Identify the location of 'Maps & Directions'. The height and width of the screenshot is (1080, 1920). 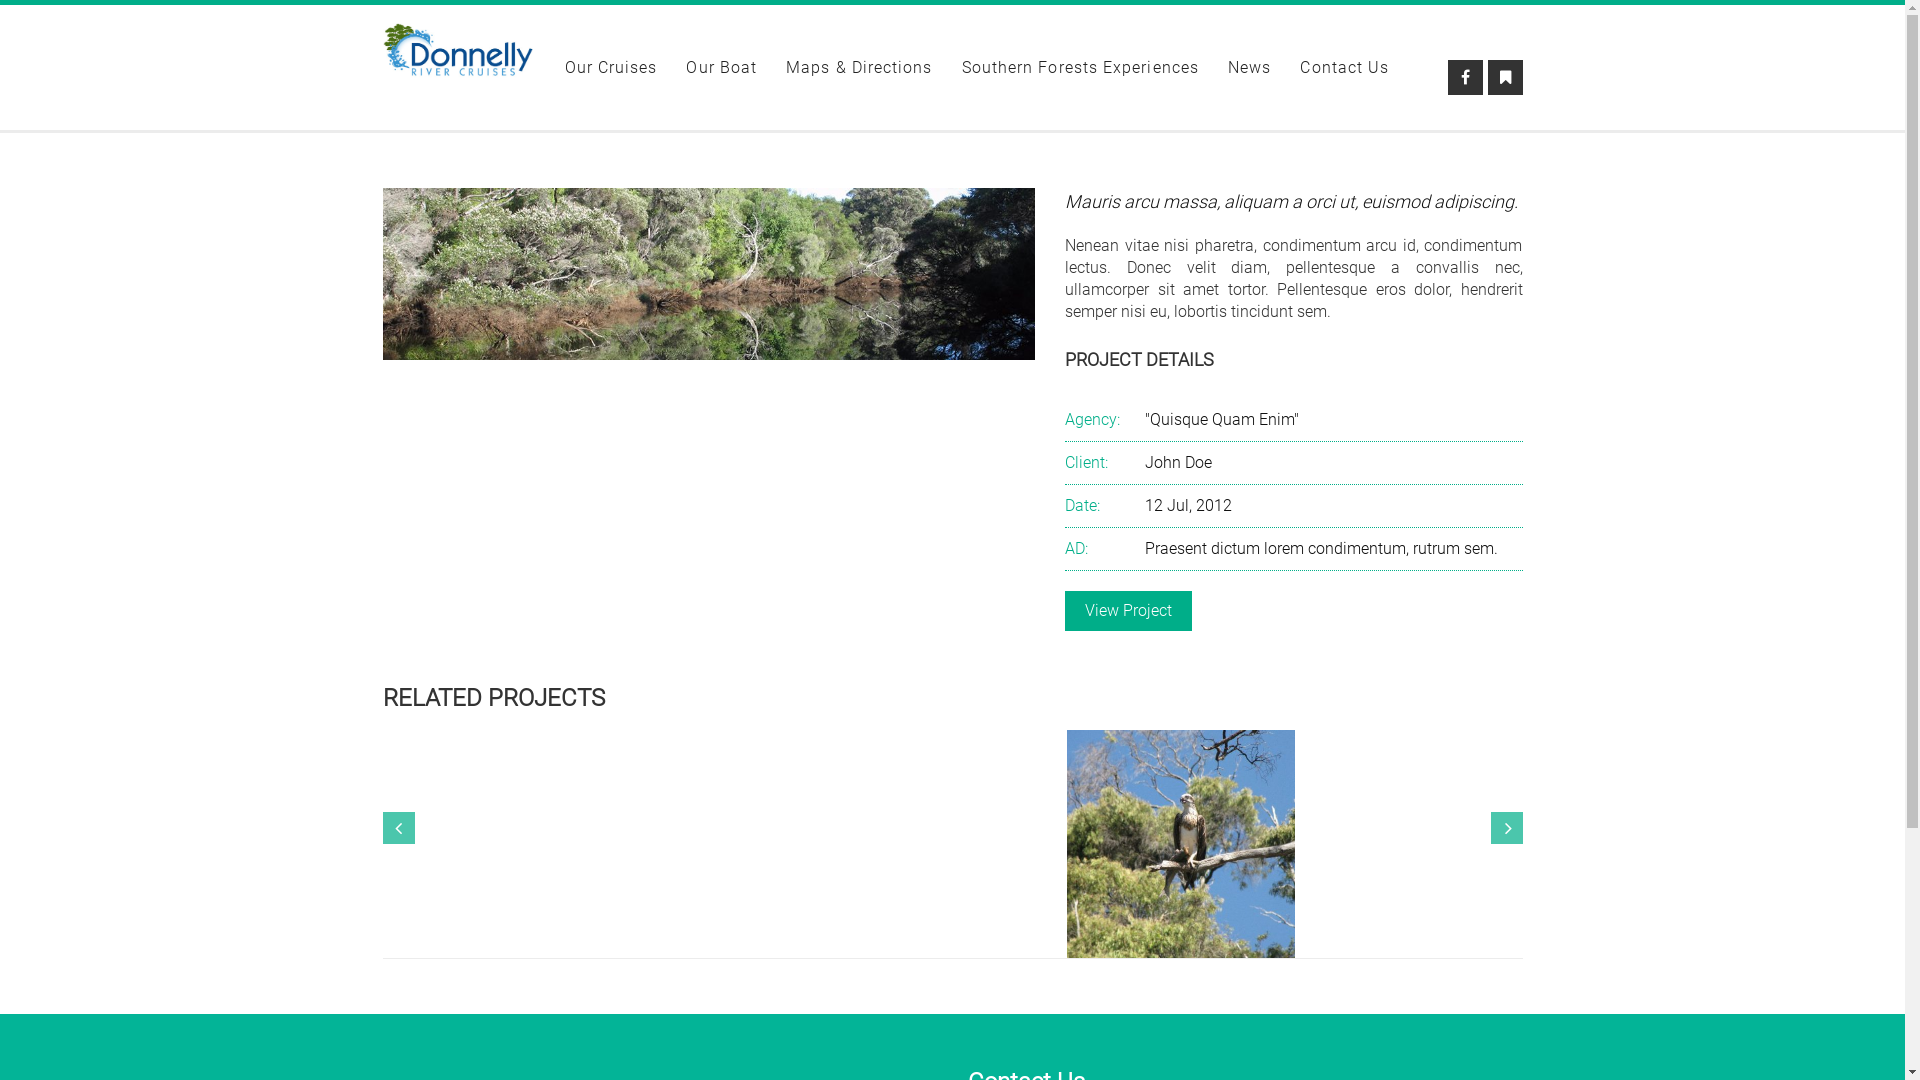
(859, 68).